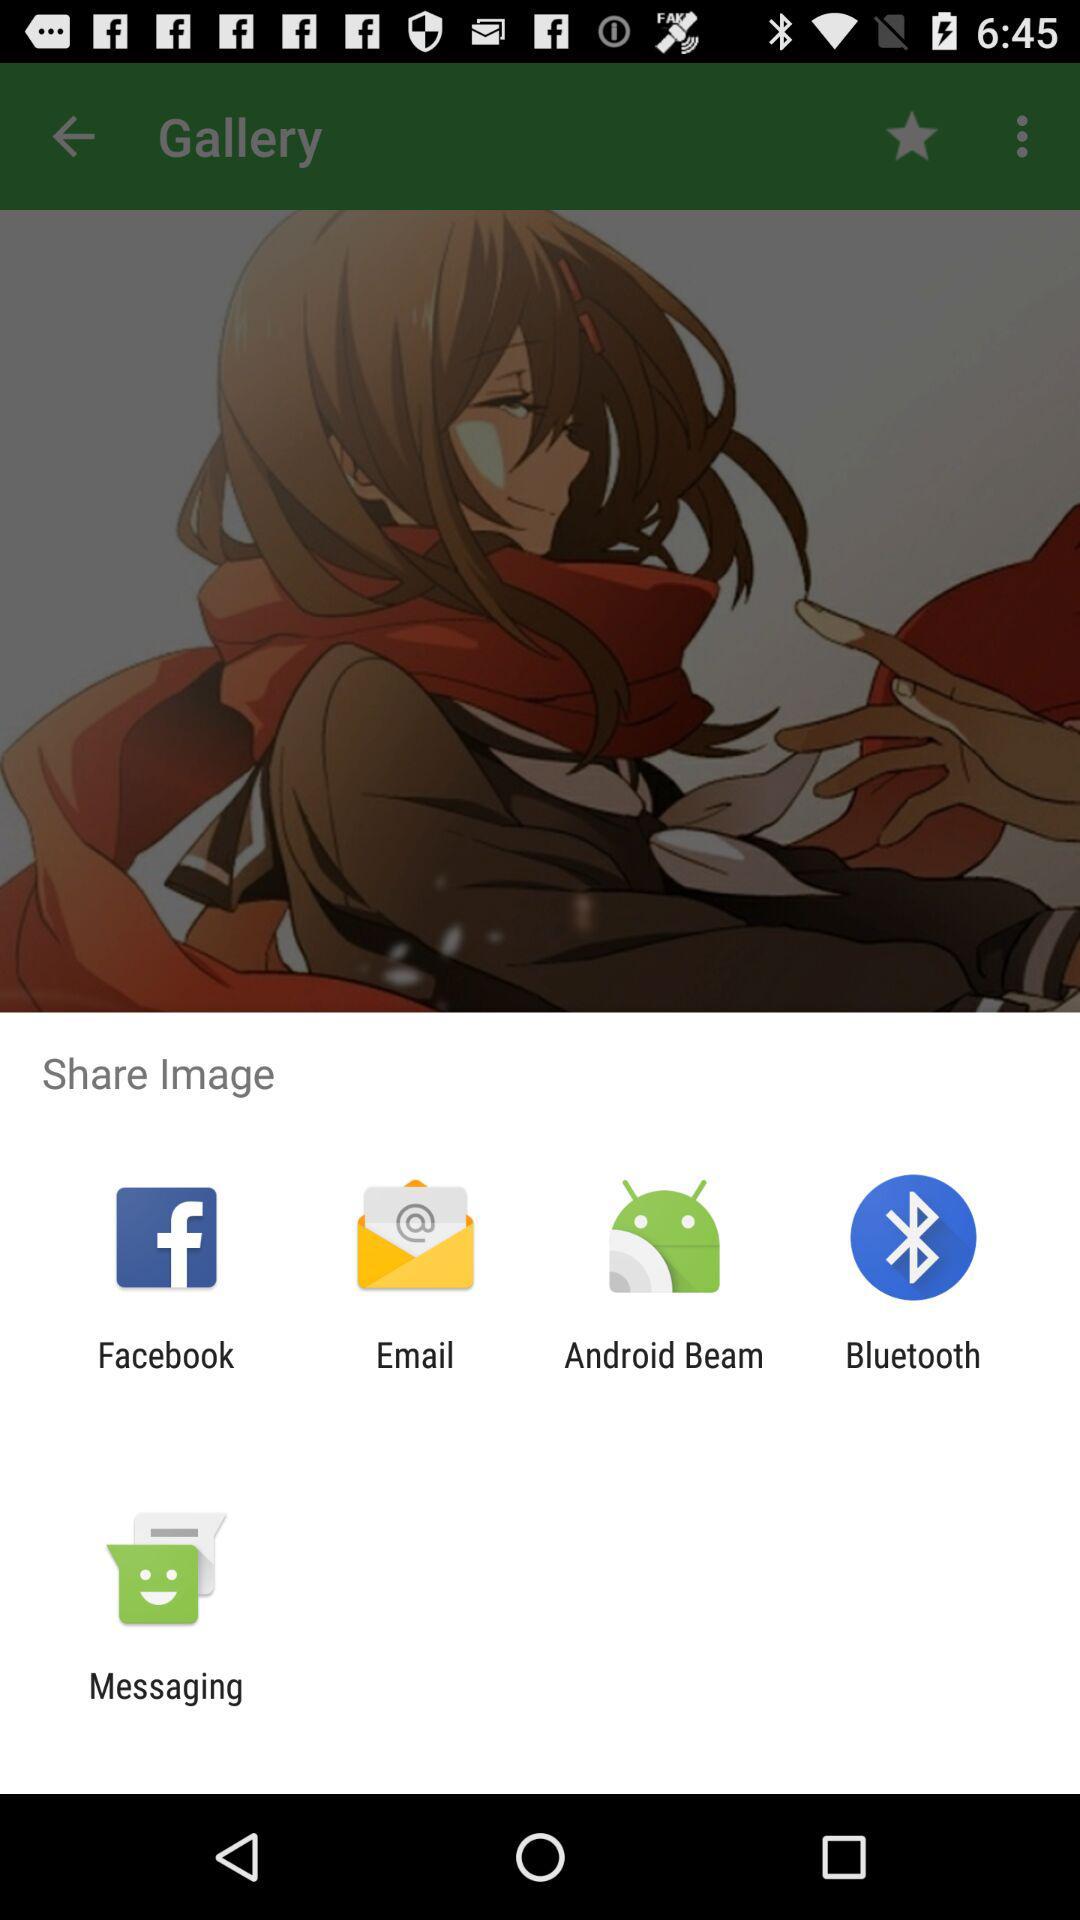  What do you see at coordinates (165, 1374) in the screenshot?
I see `facebook icon` at bounding box center [165, 1374].